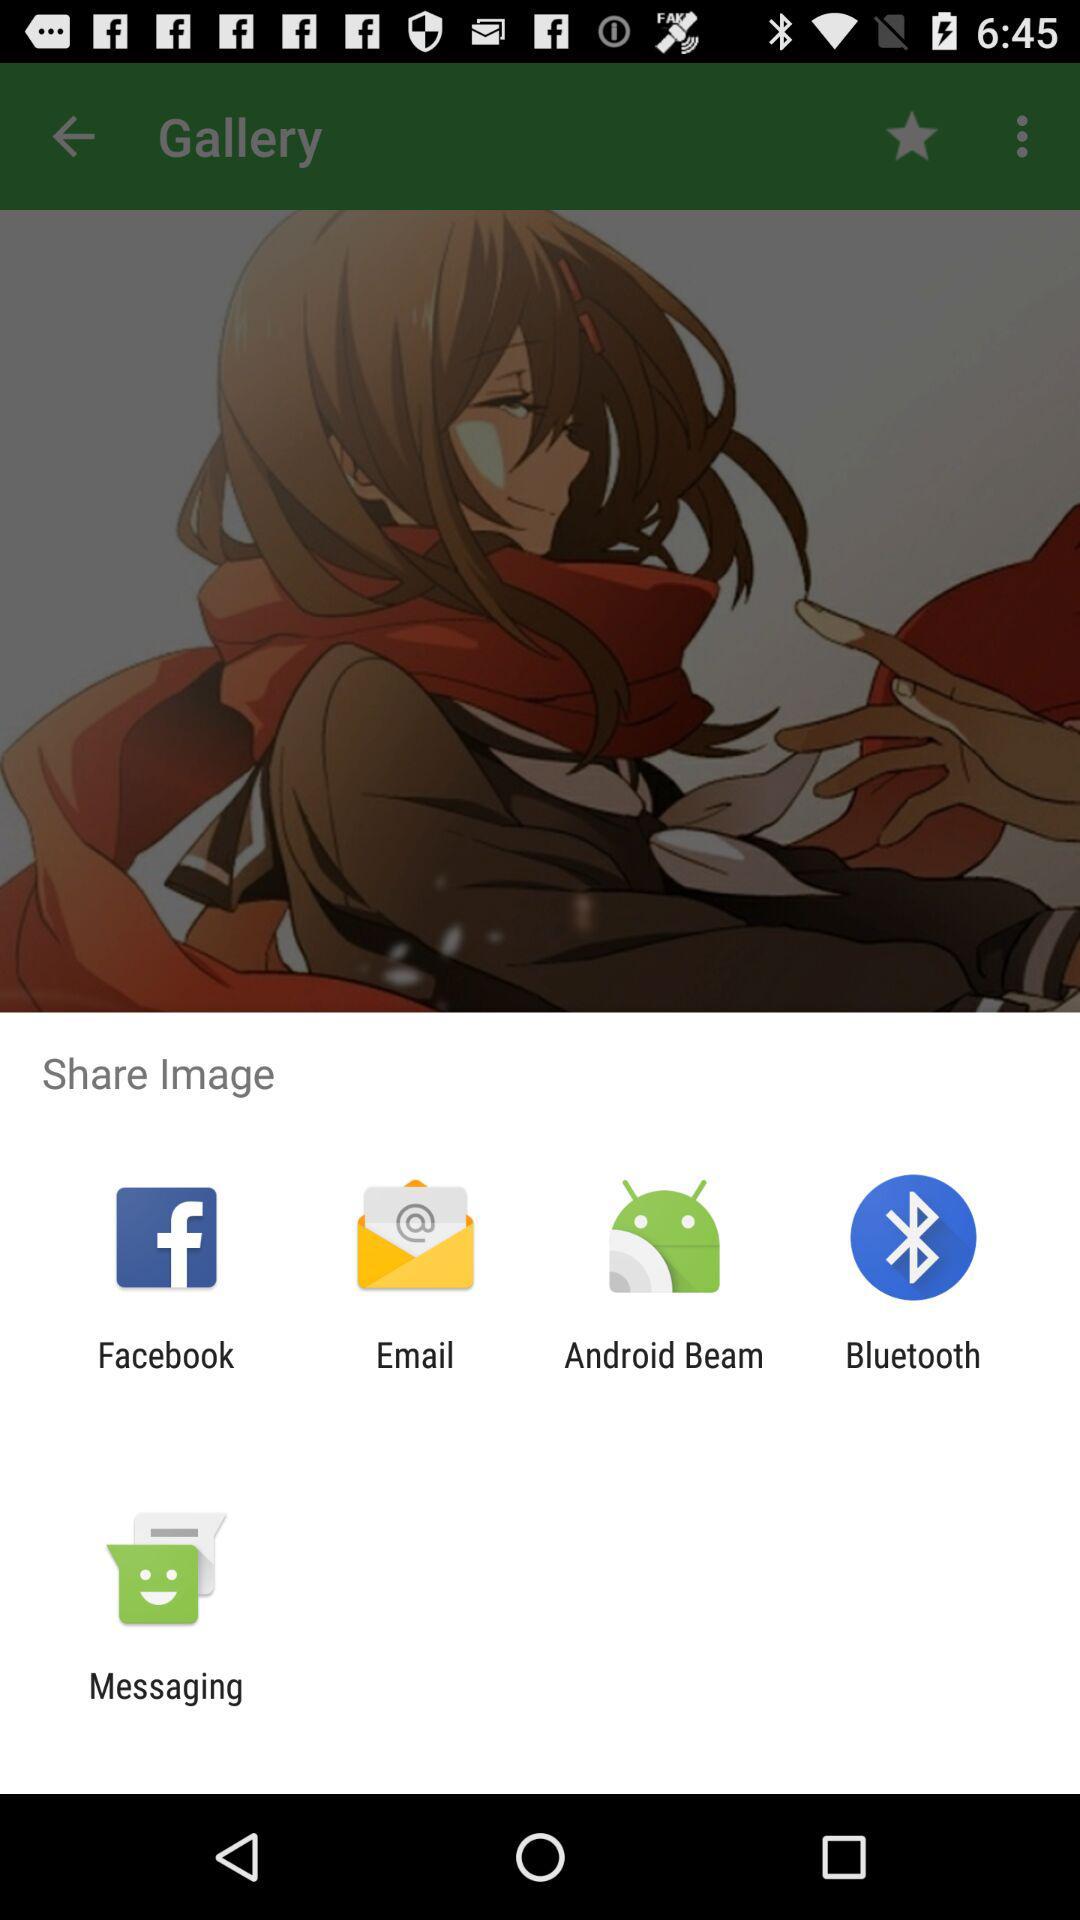  What do you see at coordinates (165, 1374) in the screenshot?
I see `facebook icon` at bounding box center [165, 1374].